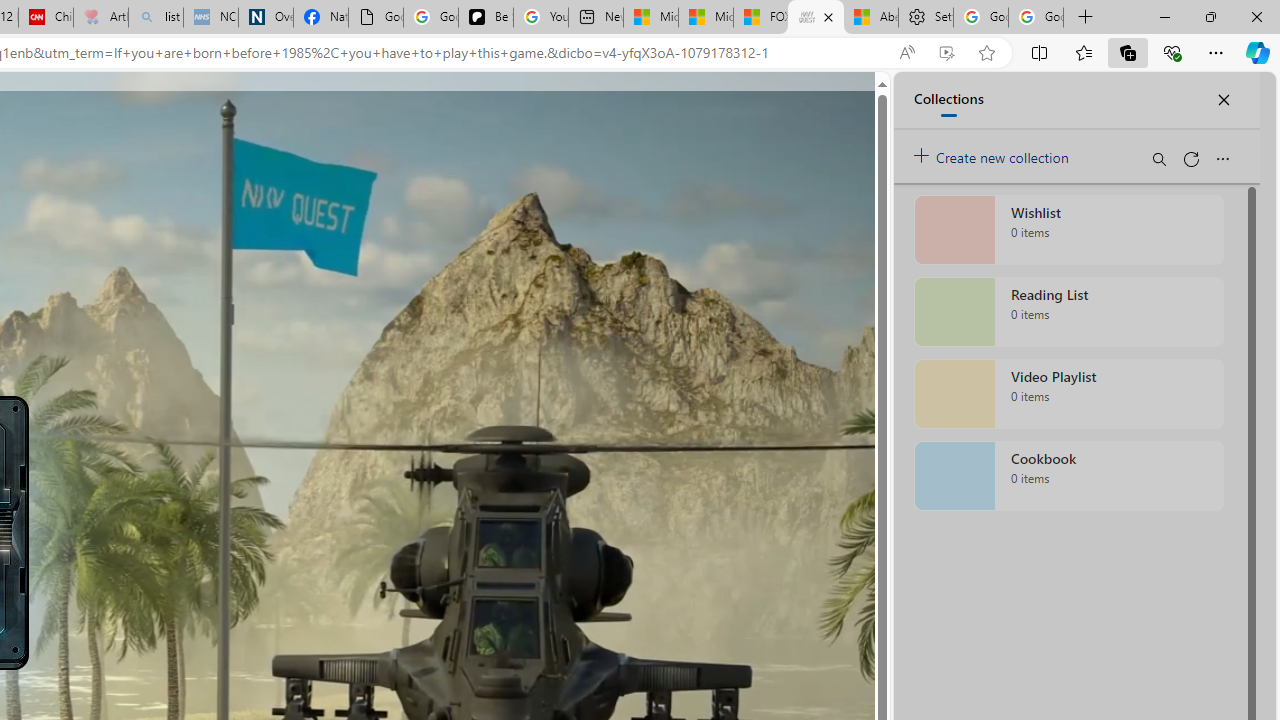 The height and width of the screenshot is (720, 1280). Describe the element at coordinates (925, 17) in the screenshot. I see `'Settings'` at that location.